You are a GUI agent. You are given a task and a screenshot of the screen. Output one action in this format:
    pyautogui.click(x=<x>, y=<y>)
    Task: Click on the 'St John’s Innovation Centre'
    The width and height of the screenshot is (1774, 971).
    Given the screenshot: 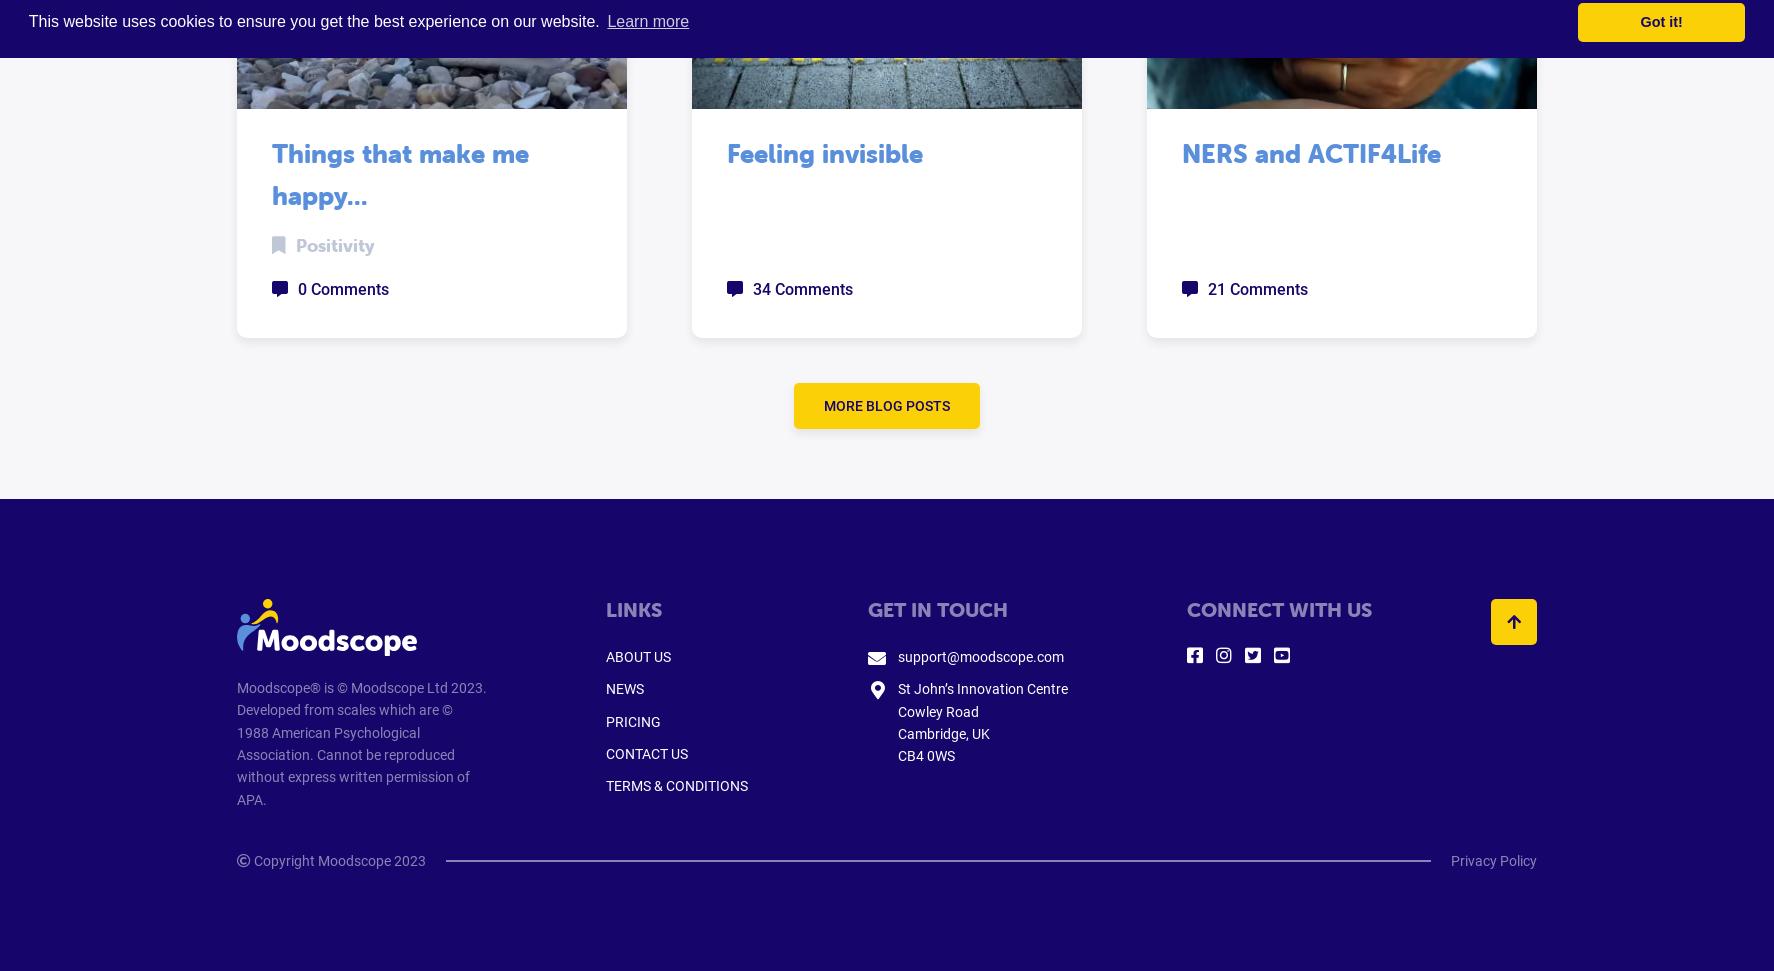 What is the action you would take?
    pyautogui.click(x=982, y=689)
    